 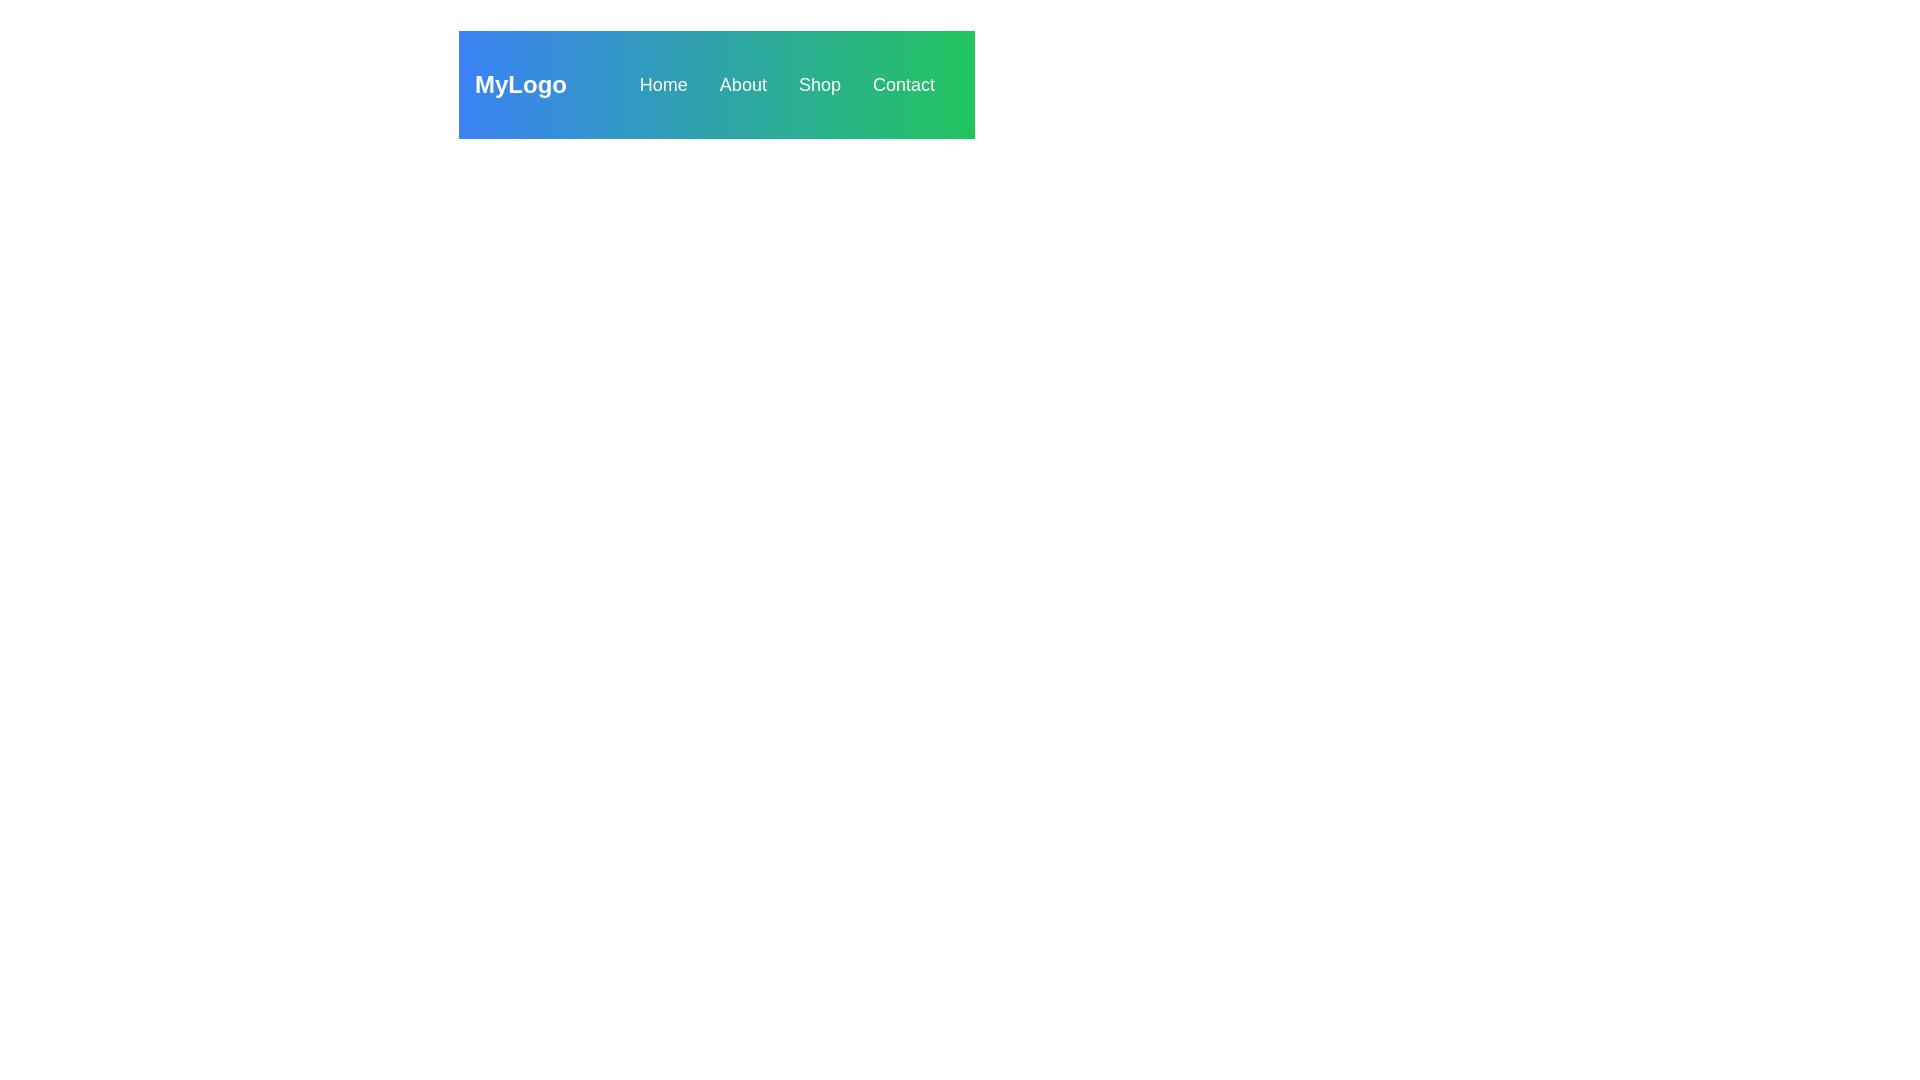 What do you see at coordinates (902, 83) in the screenshot?
I see `the 'Contact' hyperlink located in the top right navigation bar to change its color to yellow` at bounding box center [902, 83].